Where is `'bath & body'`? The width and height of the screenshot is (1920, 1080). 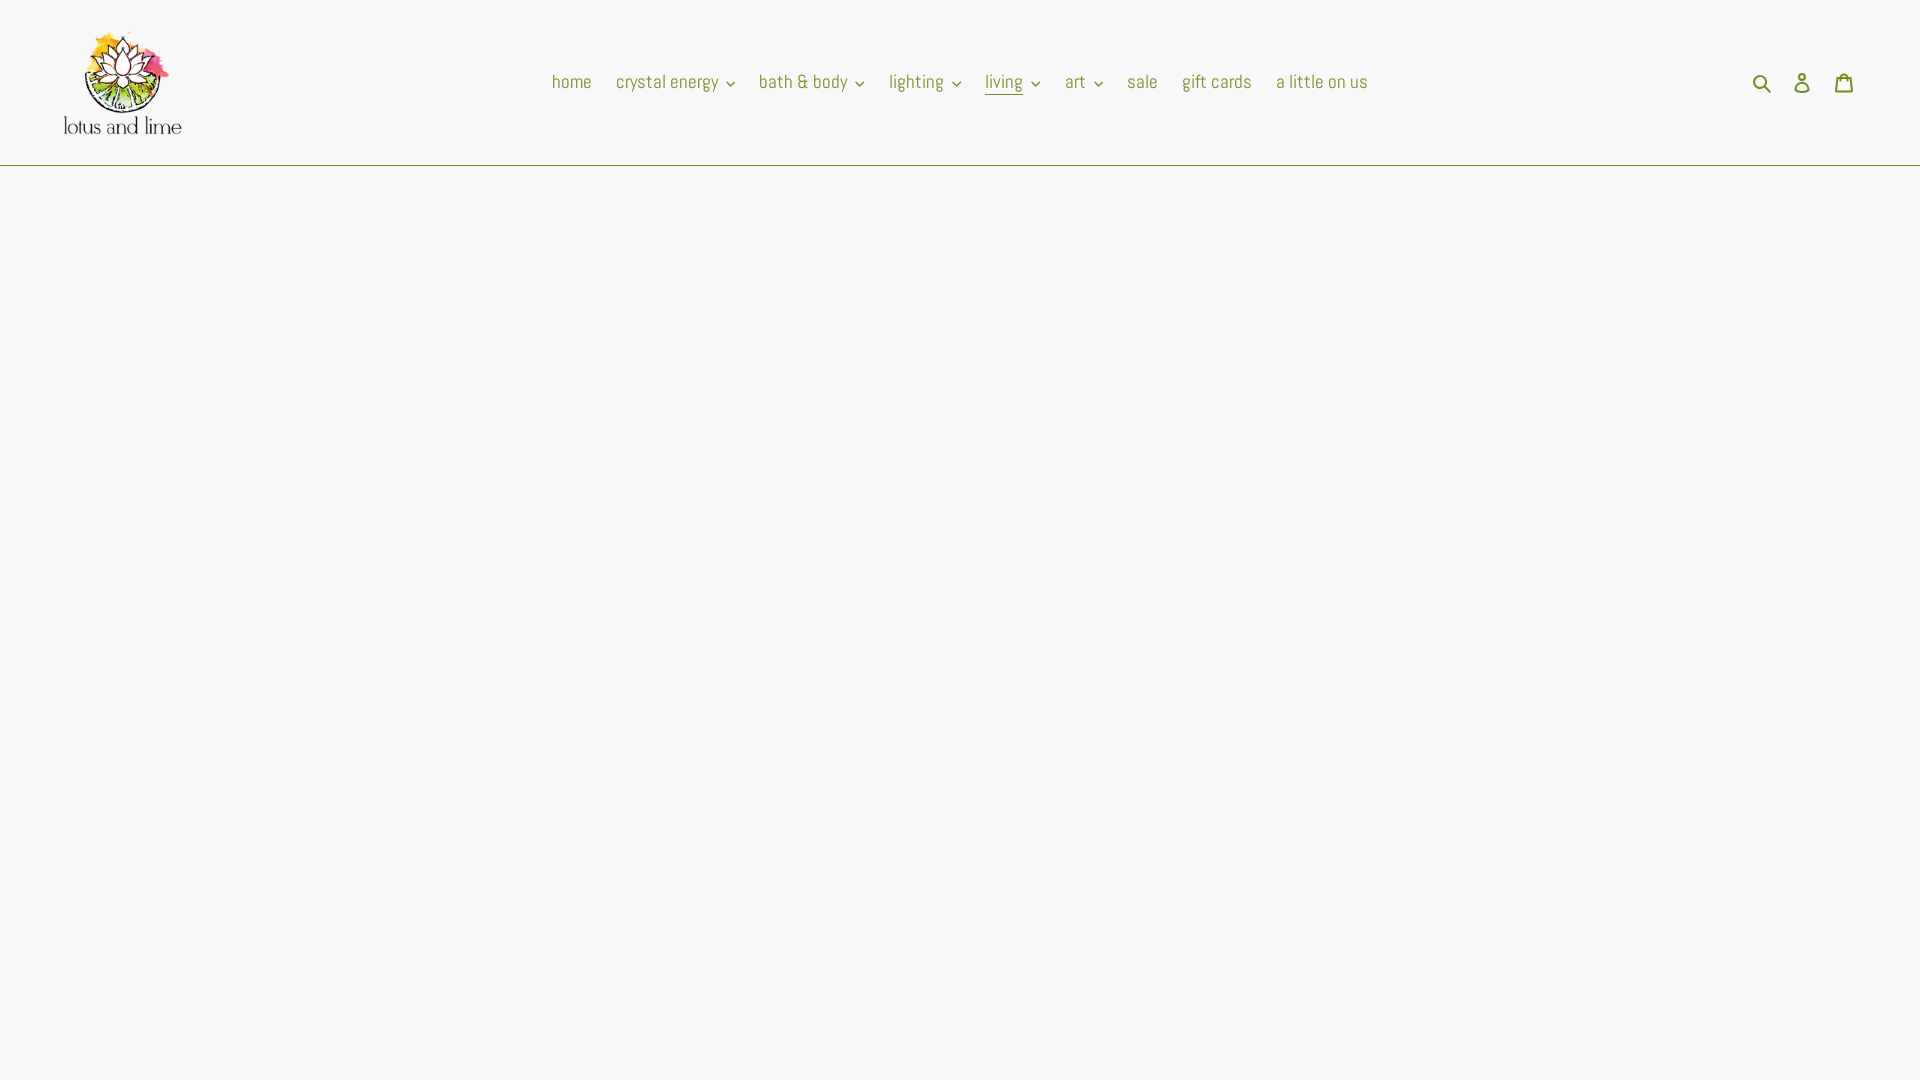
'bath & body' is located at coordinates (811, 81).